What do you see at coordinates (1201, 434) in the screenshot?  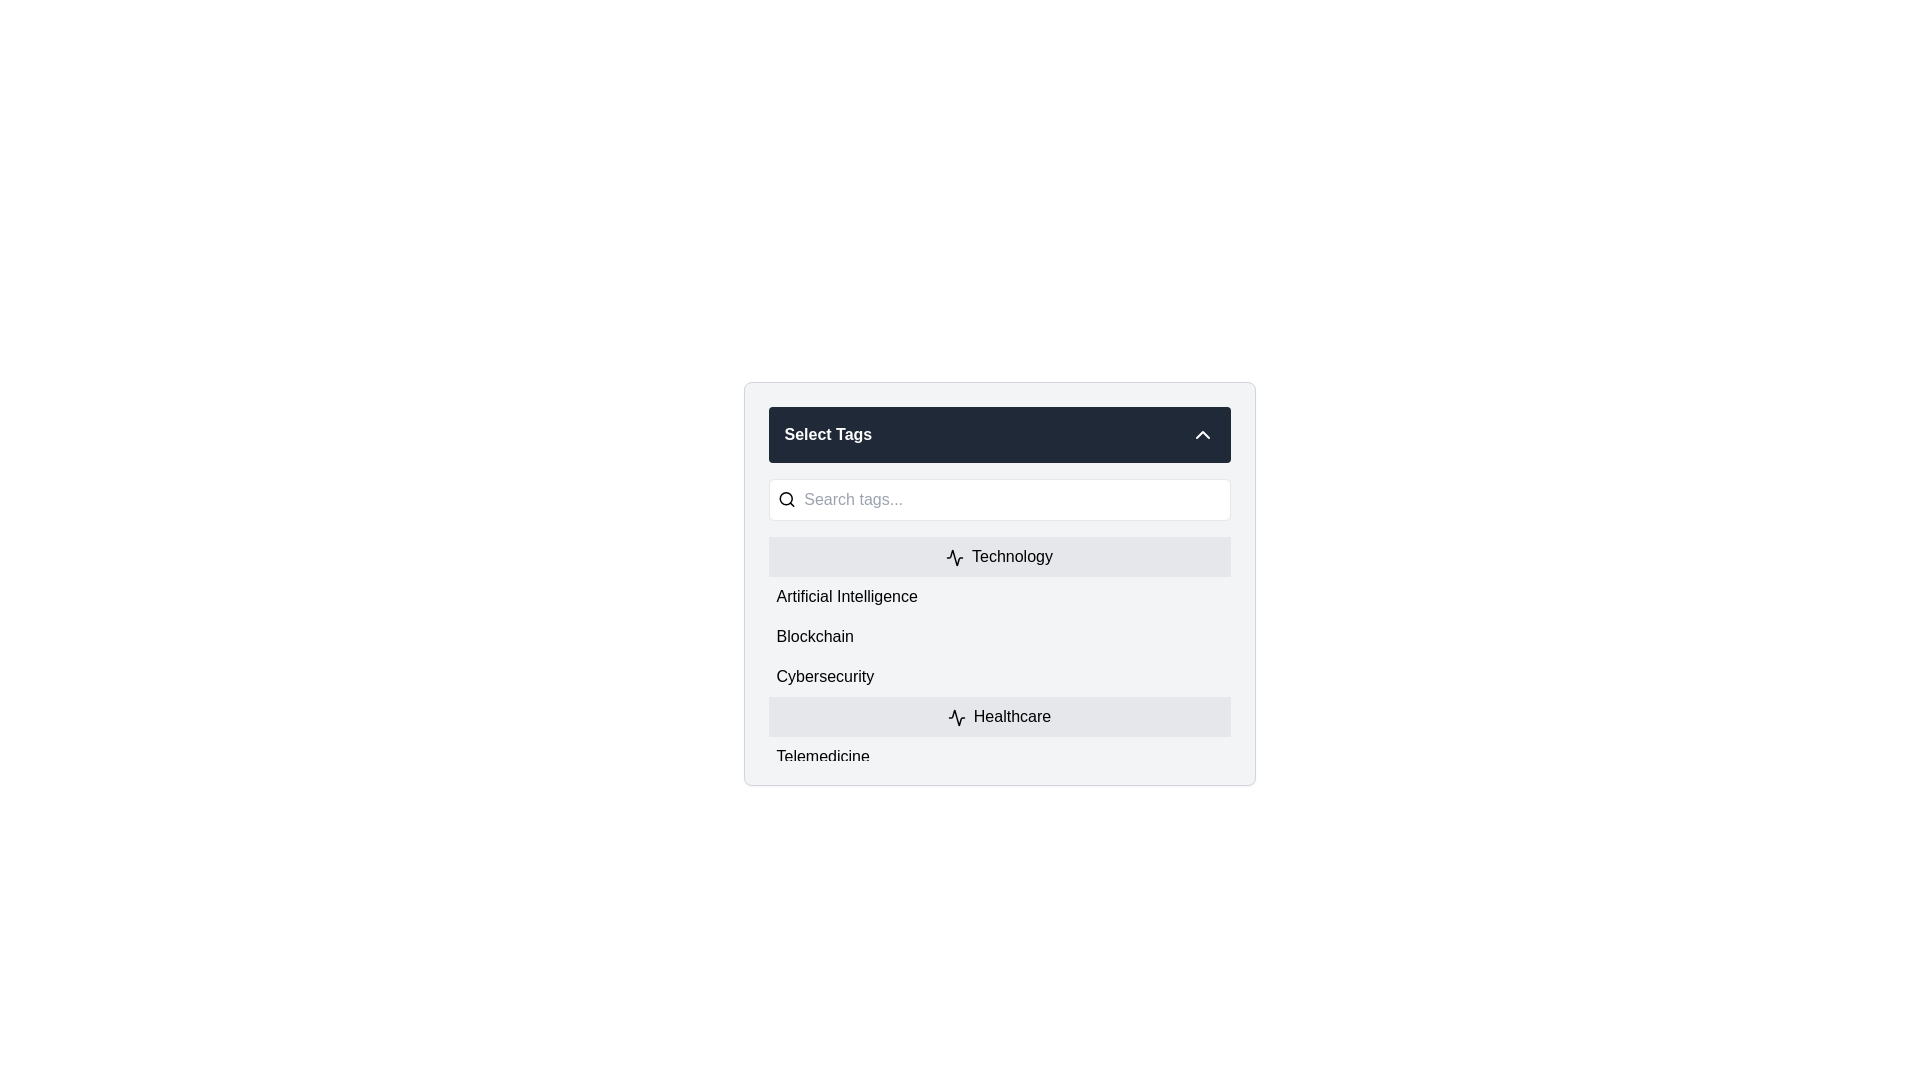 I see `the toggle icon located to the far right of the 'Select Tags' header` at bounding box center [1201, 434].